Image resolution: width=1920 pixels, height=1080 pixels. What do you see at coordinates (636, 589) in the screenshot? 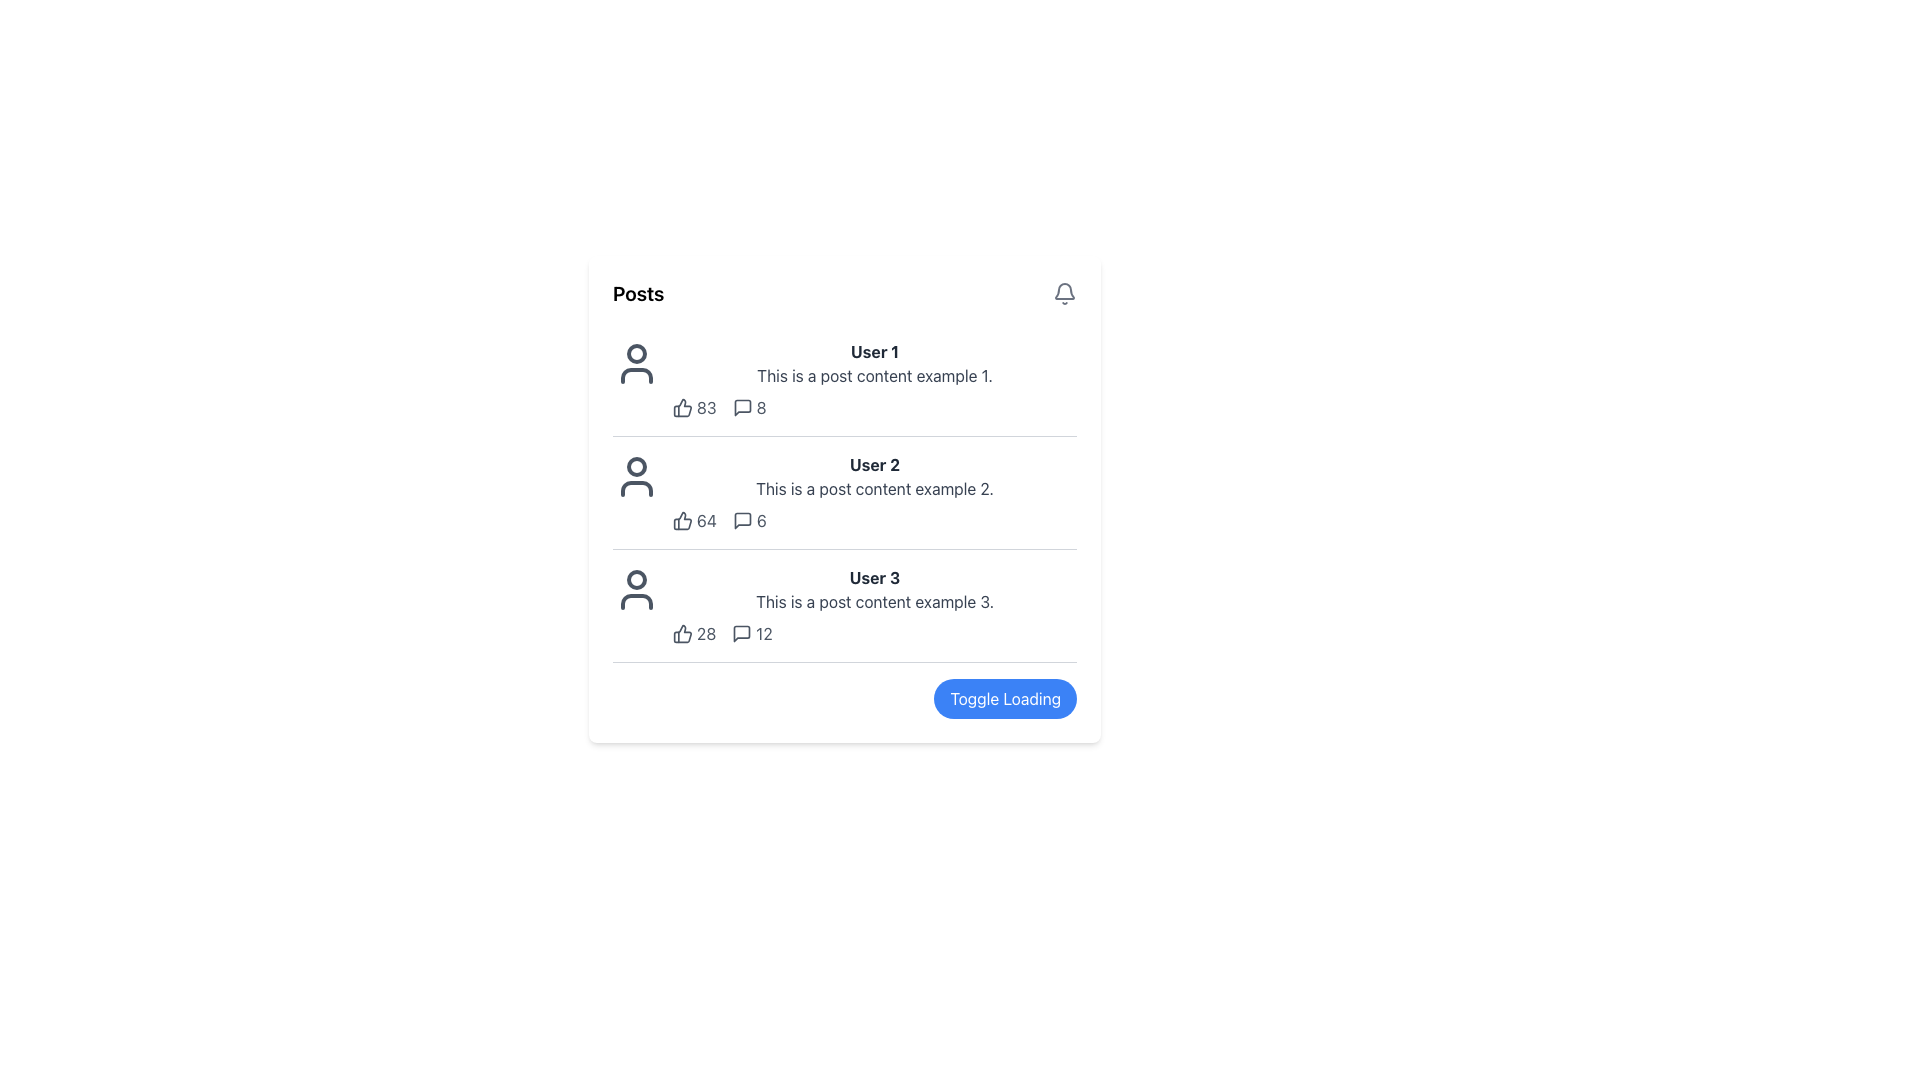
I see `the user profile icon located to the left of 'User 3' in the third post under the 'Posts' section` at bounding box center [636, 589].